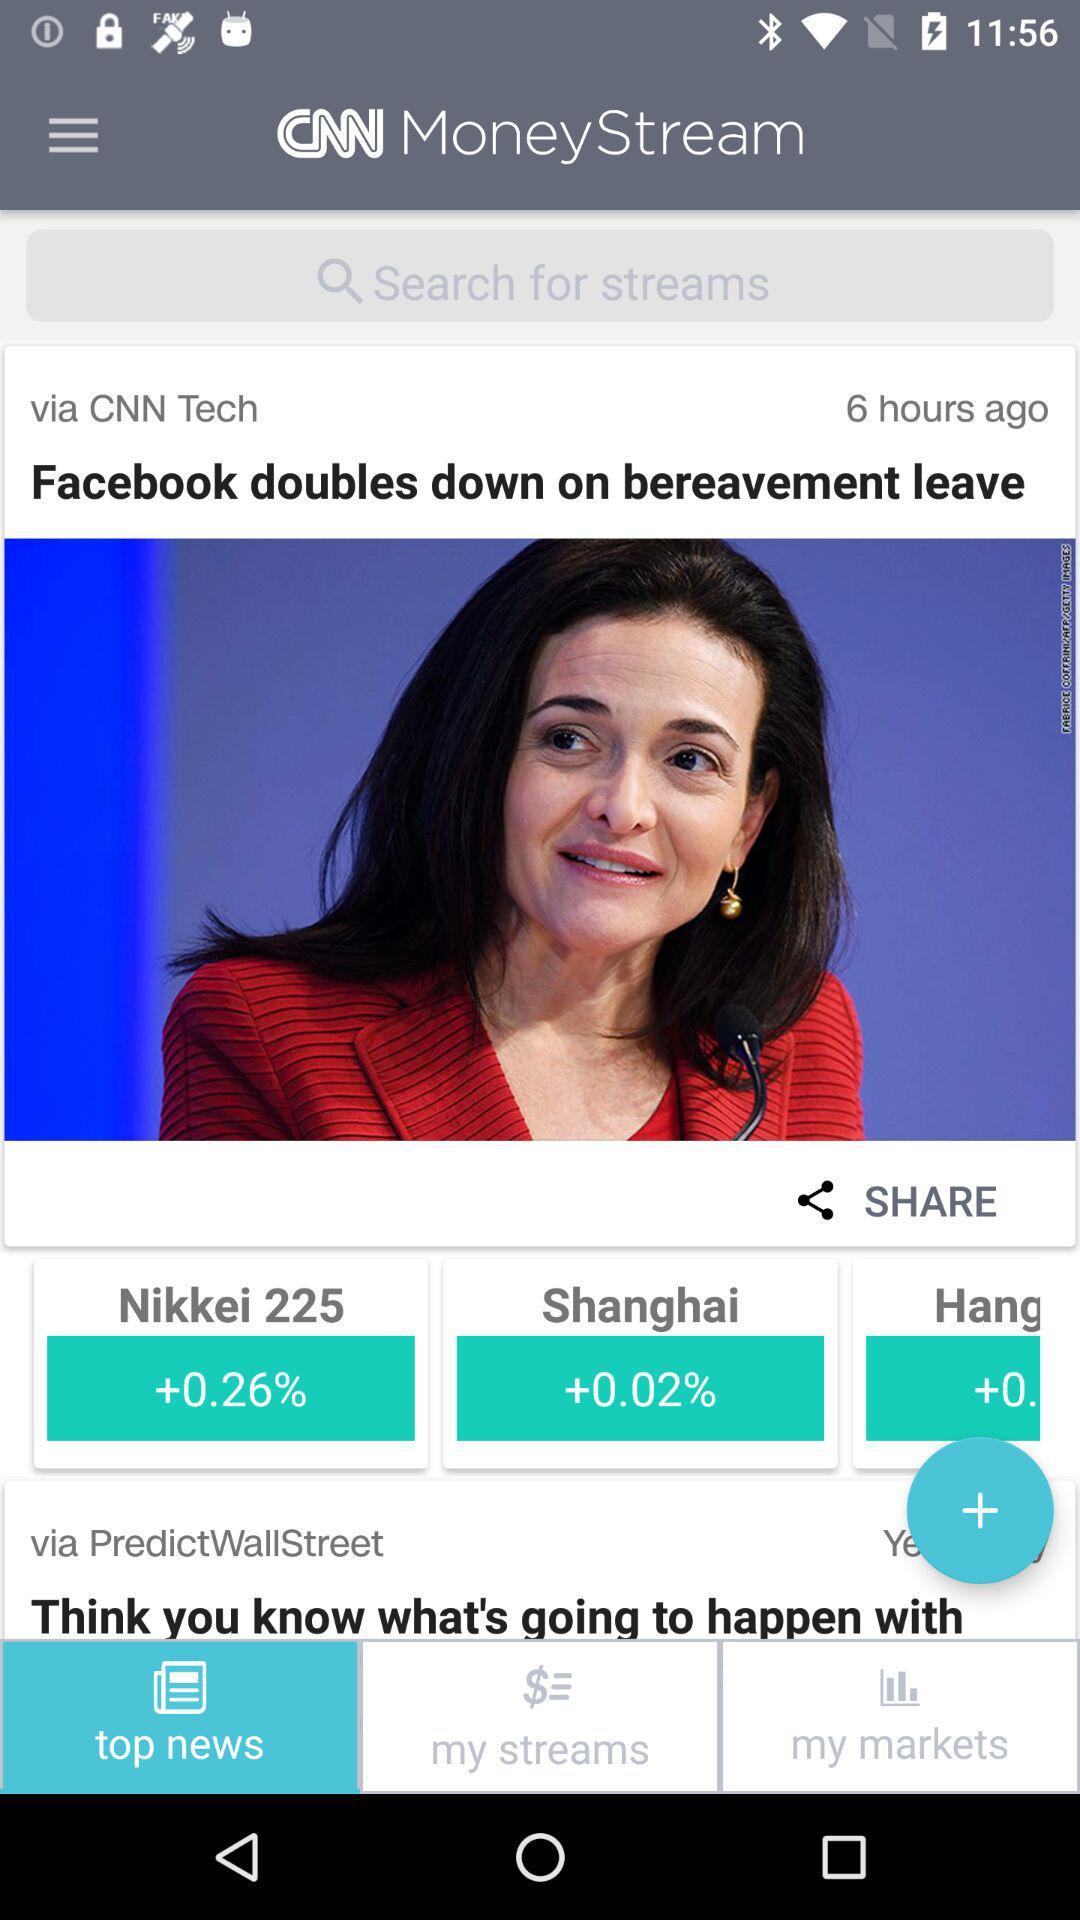  Describe the element at coordinates (979, 1510) in the screenshot. I see `the add icon` at that location.